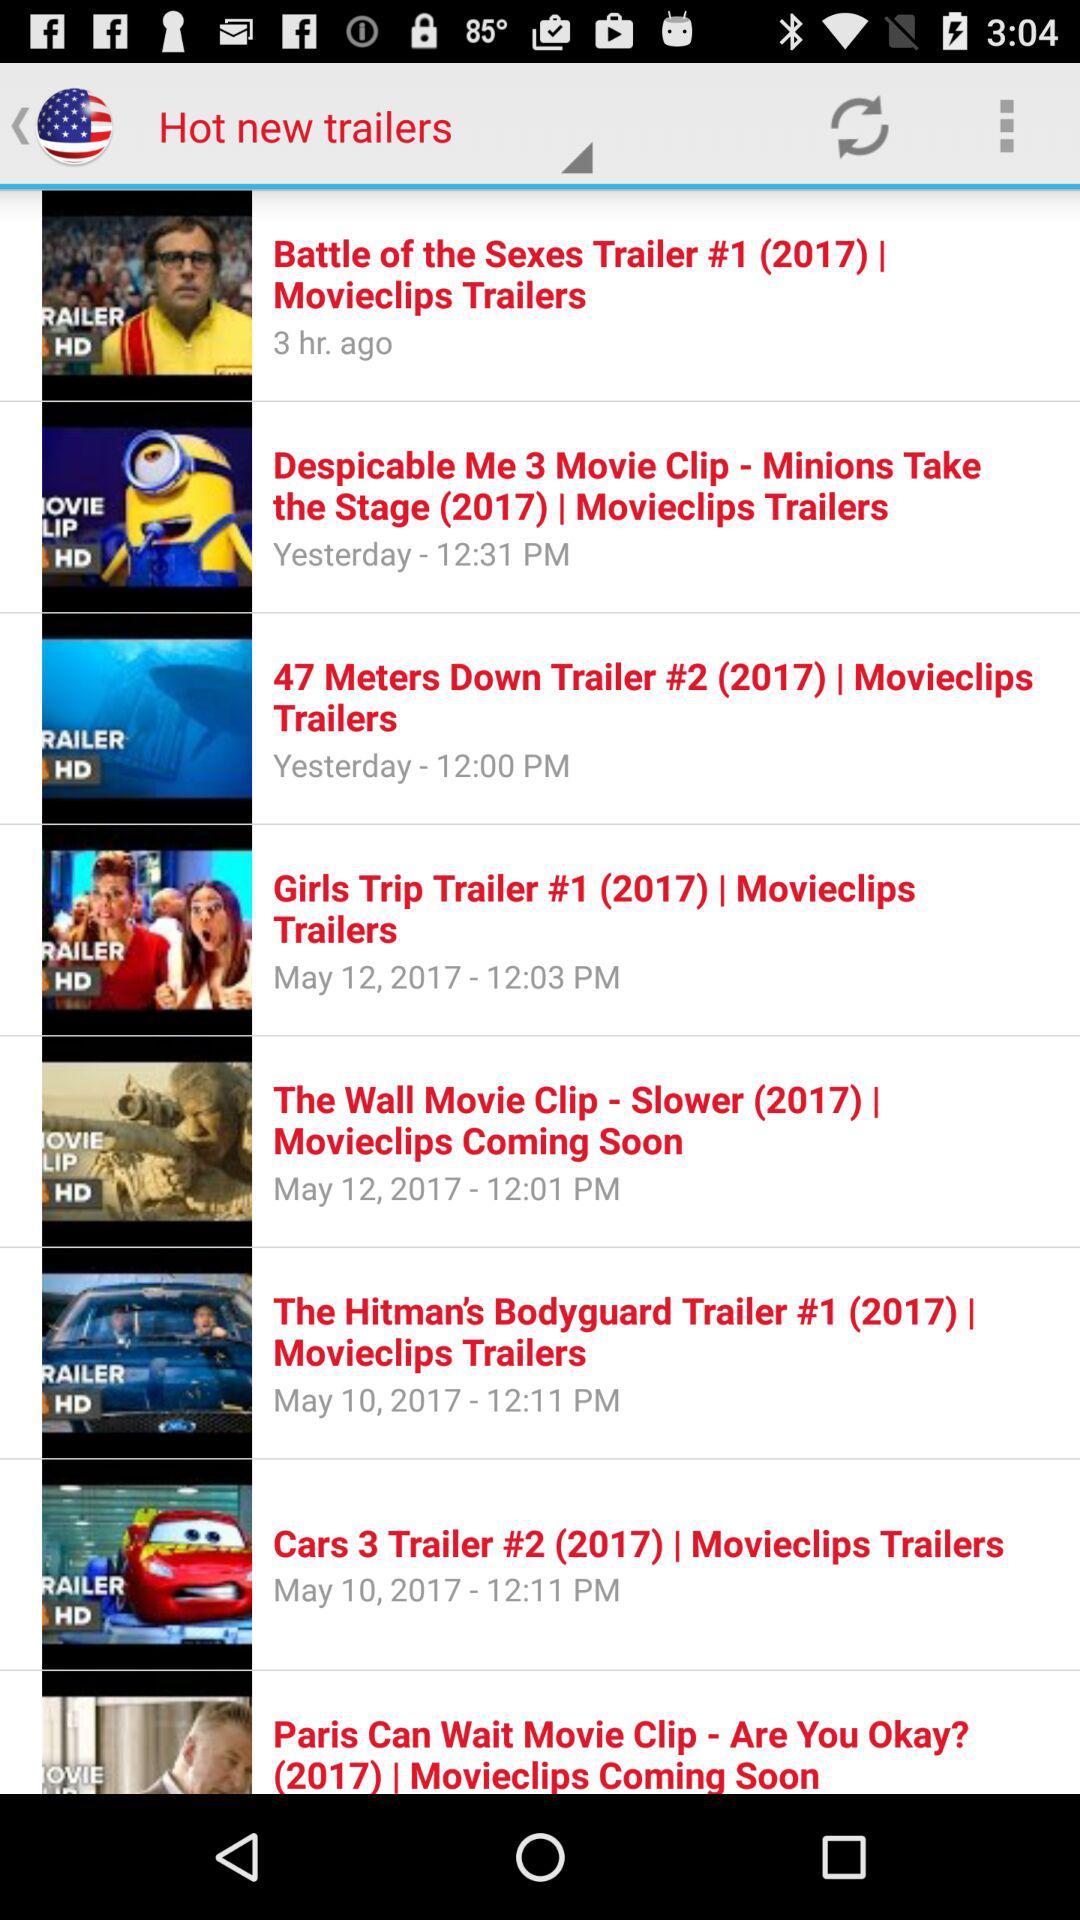 The width and height of the screenshot is (1080, 1920). What do you see at coordinates (858, 124) in the screenshot?
I see `the item next to hot new trailers icon` at bounding box center [858, 124].